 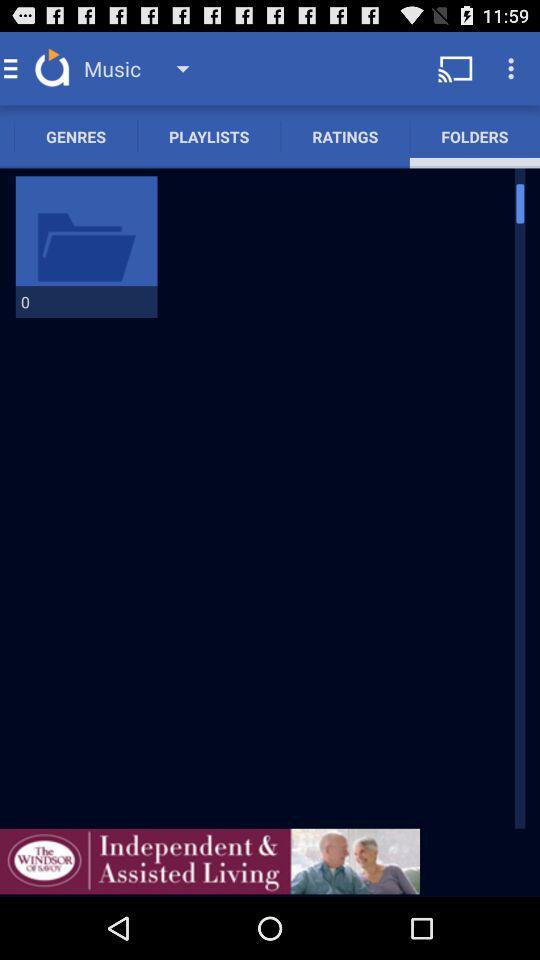 I want to click on the advertisement, so click(x=209, y=860).